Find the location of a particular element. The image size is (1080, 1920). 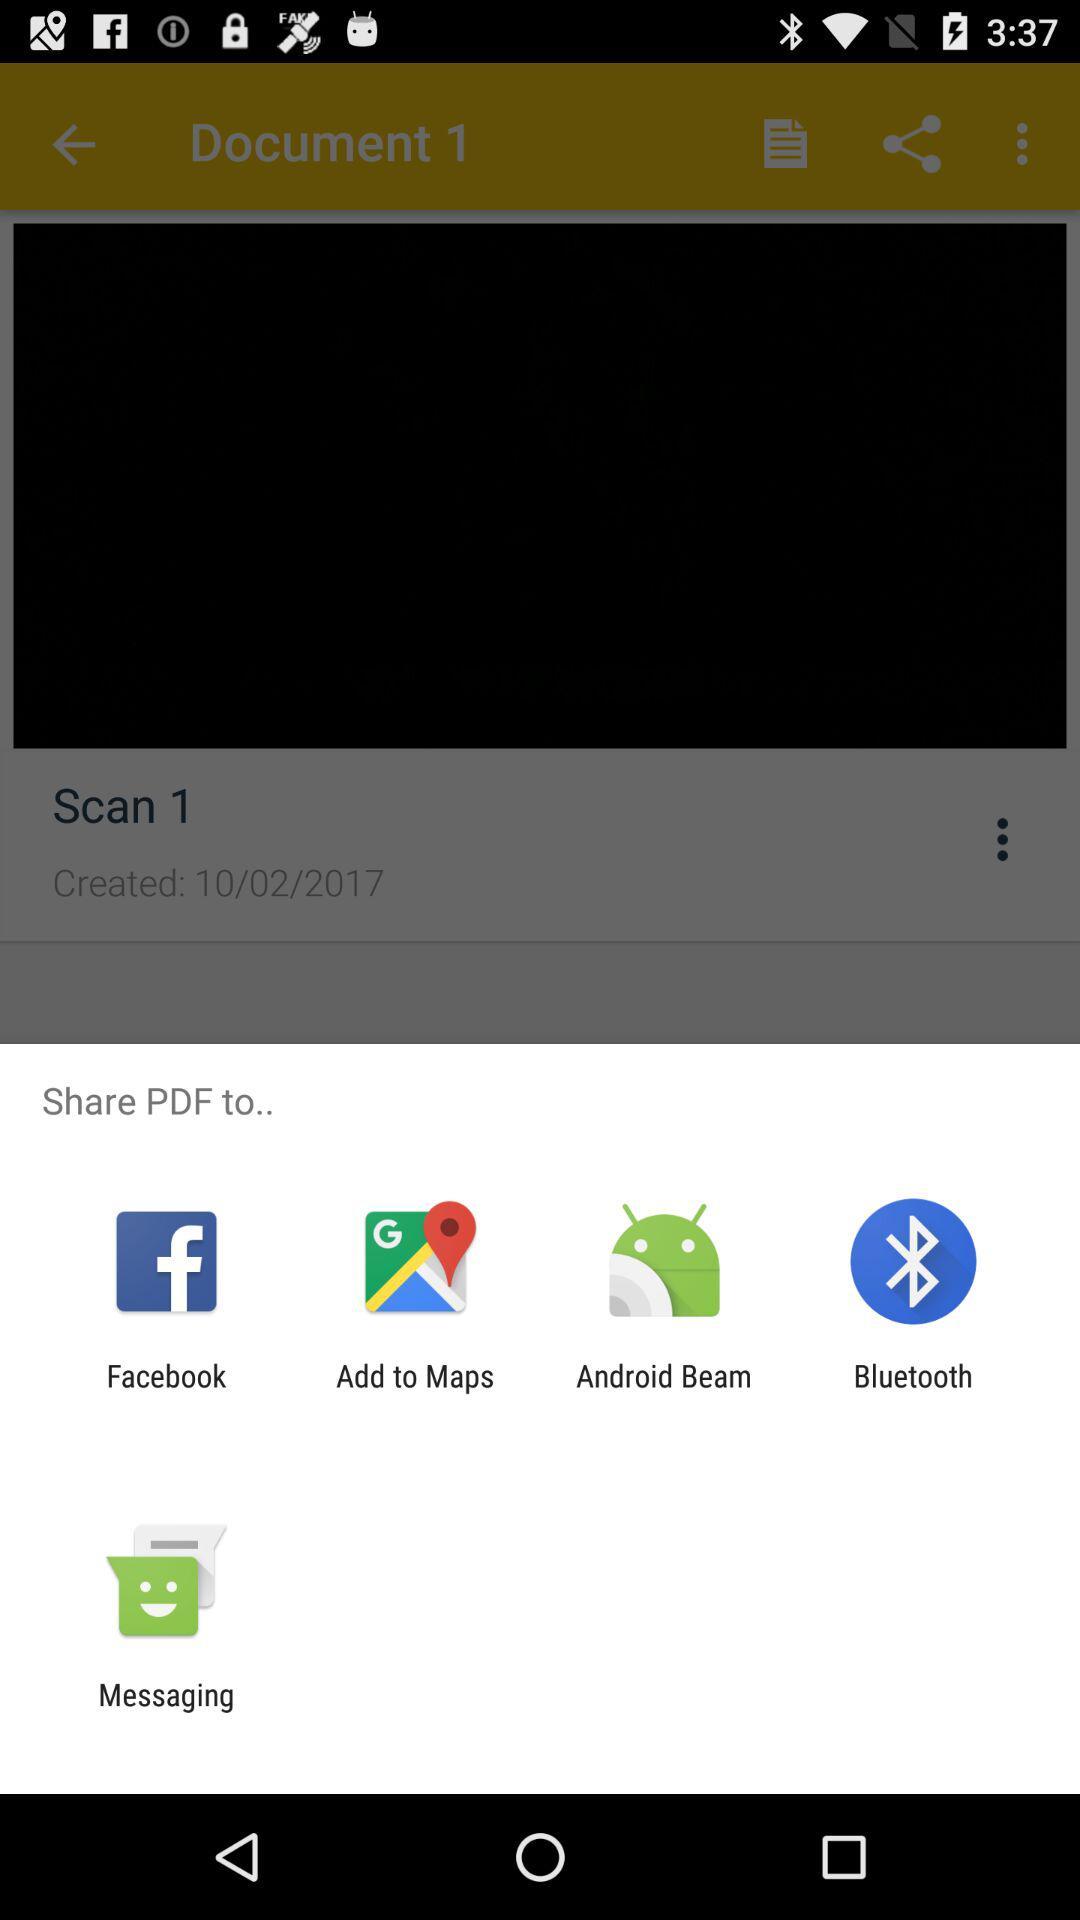

the messaging icon is located at coordinates (165, 1711).